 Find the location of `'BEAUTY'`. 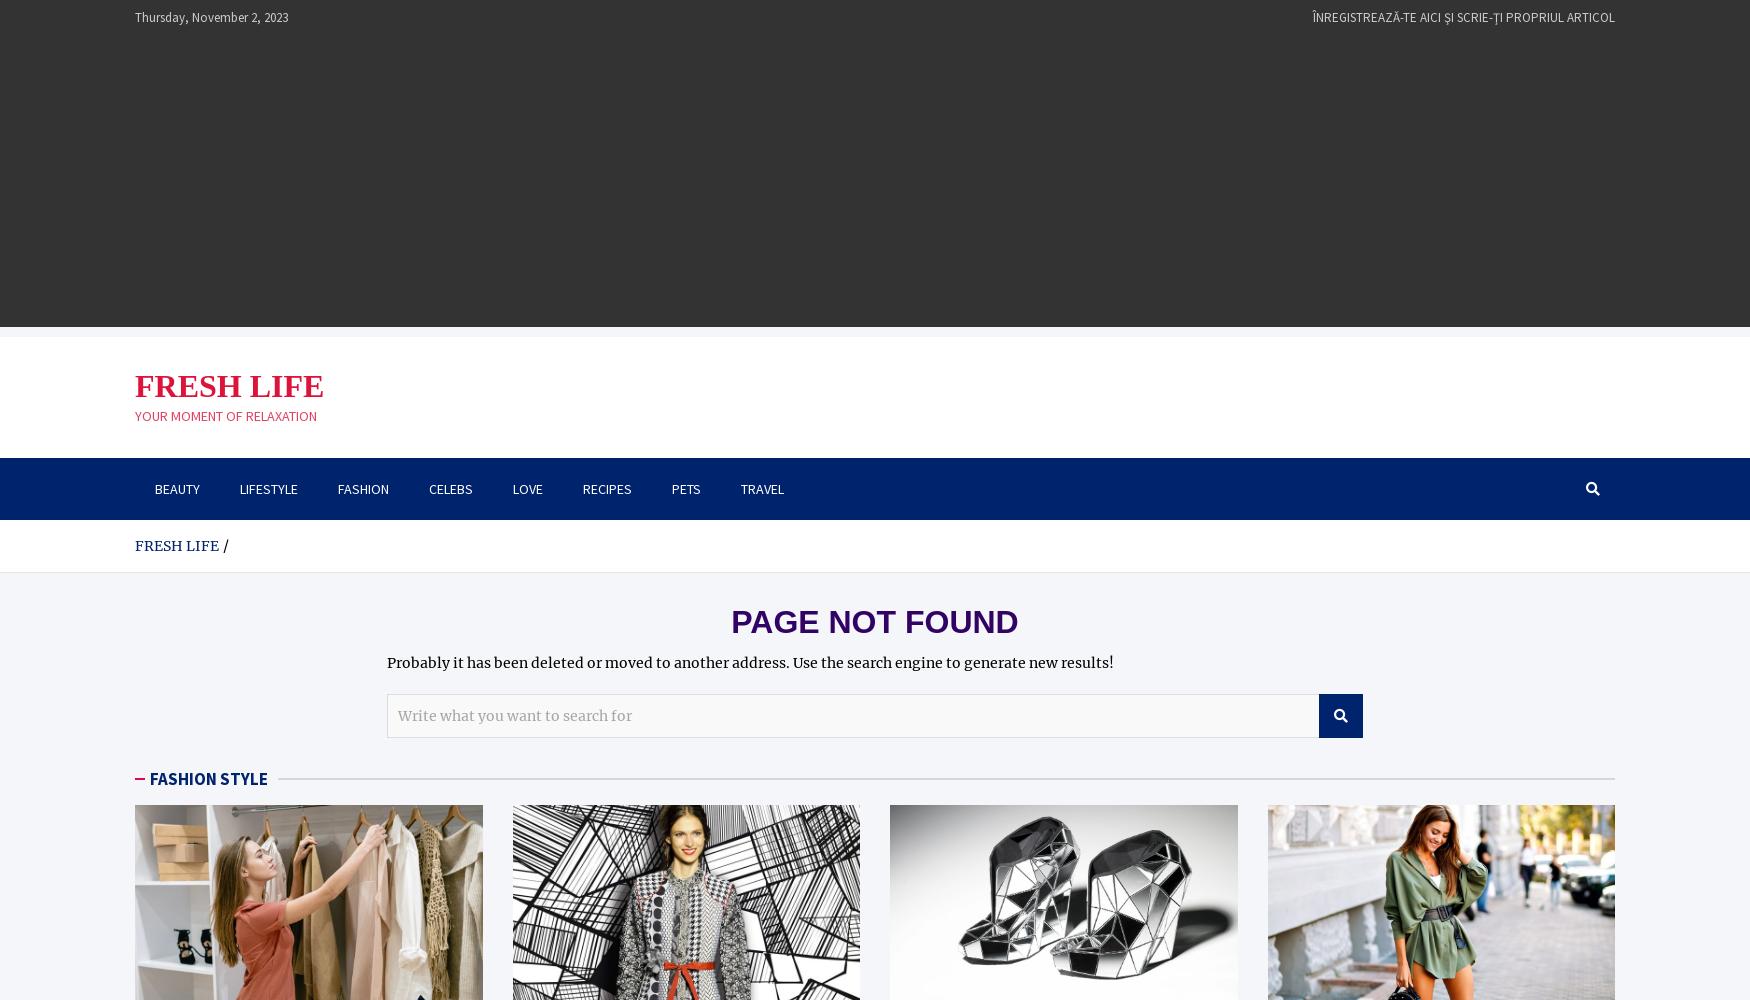

'BEAUTY' is located at coordinates (176, 487).